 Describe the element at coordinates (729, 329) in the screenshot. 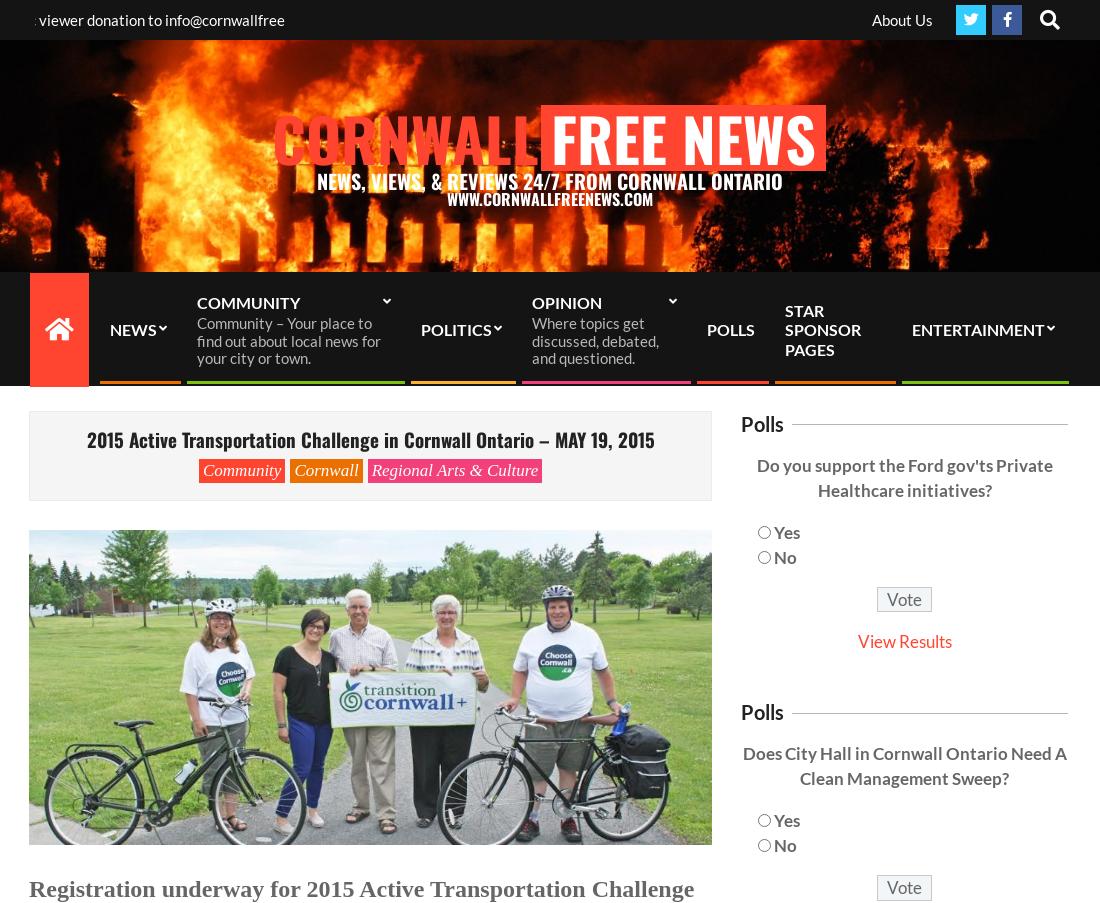

I see `'POLLS'` at that location.